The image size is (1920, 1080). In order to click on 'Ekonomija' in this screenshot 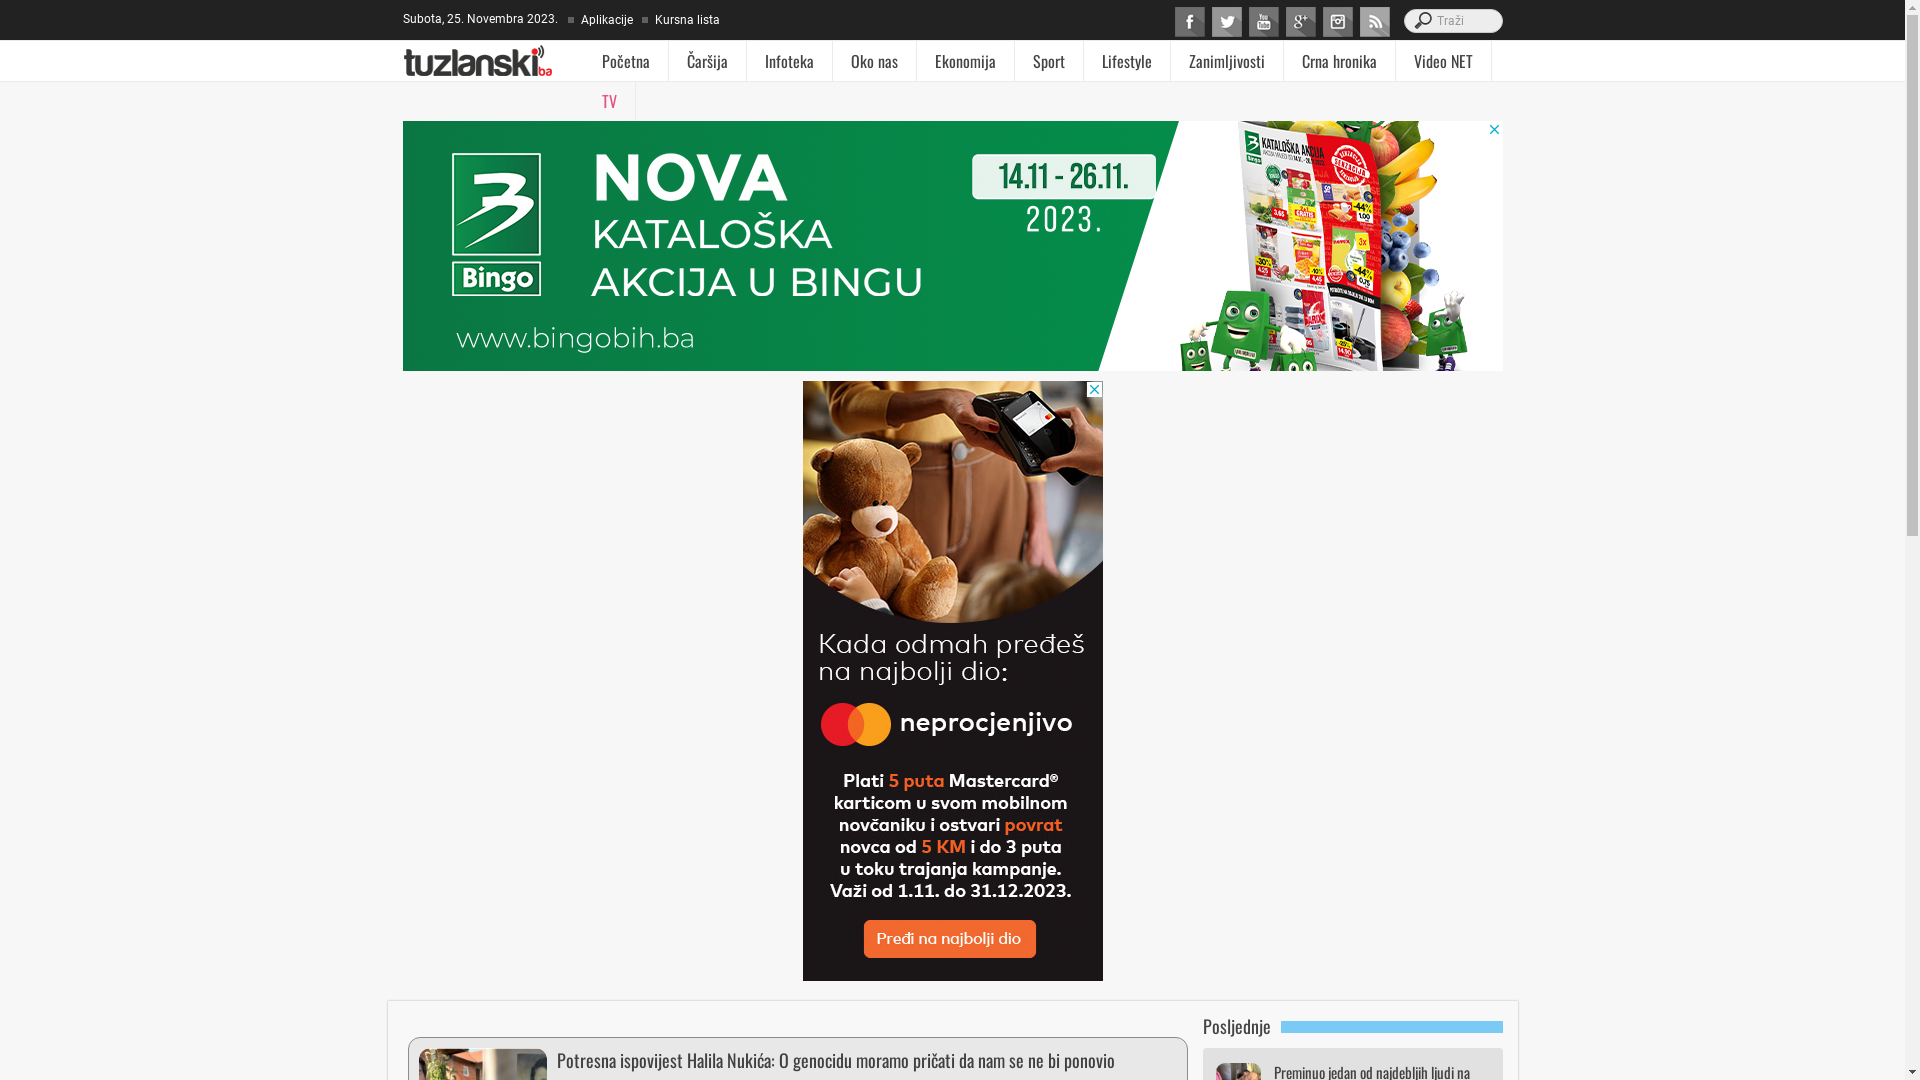, I will do `click(965, 60)`.